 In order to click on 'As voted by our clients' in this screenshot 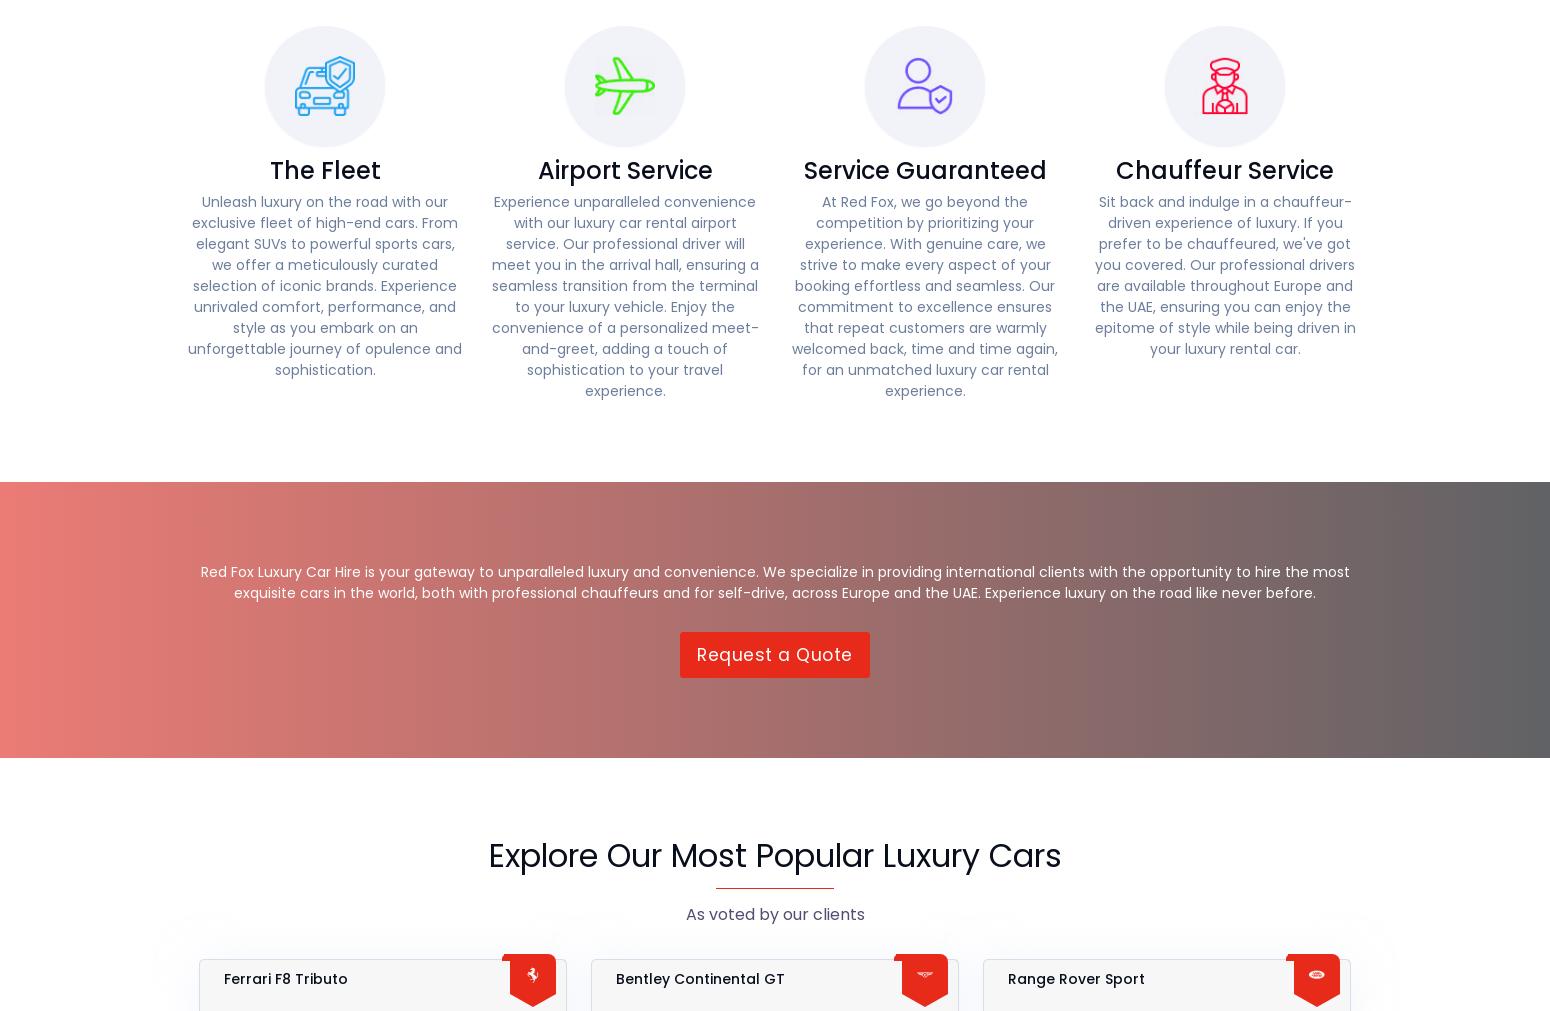, I will do `click(774, 914)`.